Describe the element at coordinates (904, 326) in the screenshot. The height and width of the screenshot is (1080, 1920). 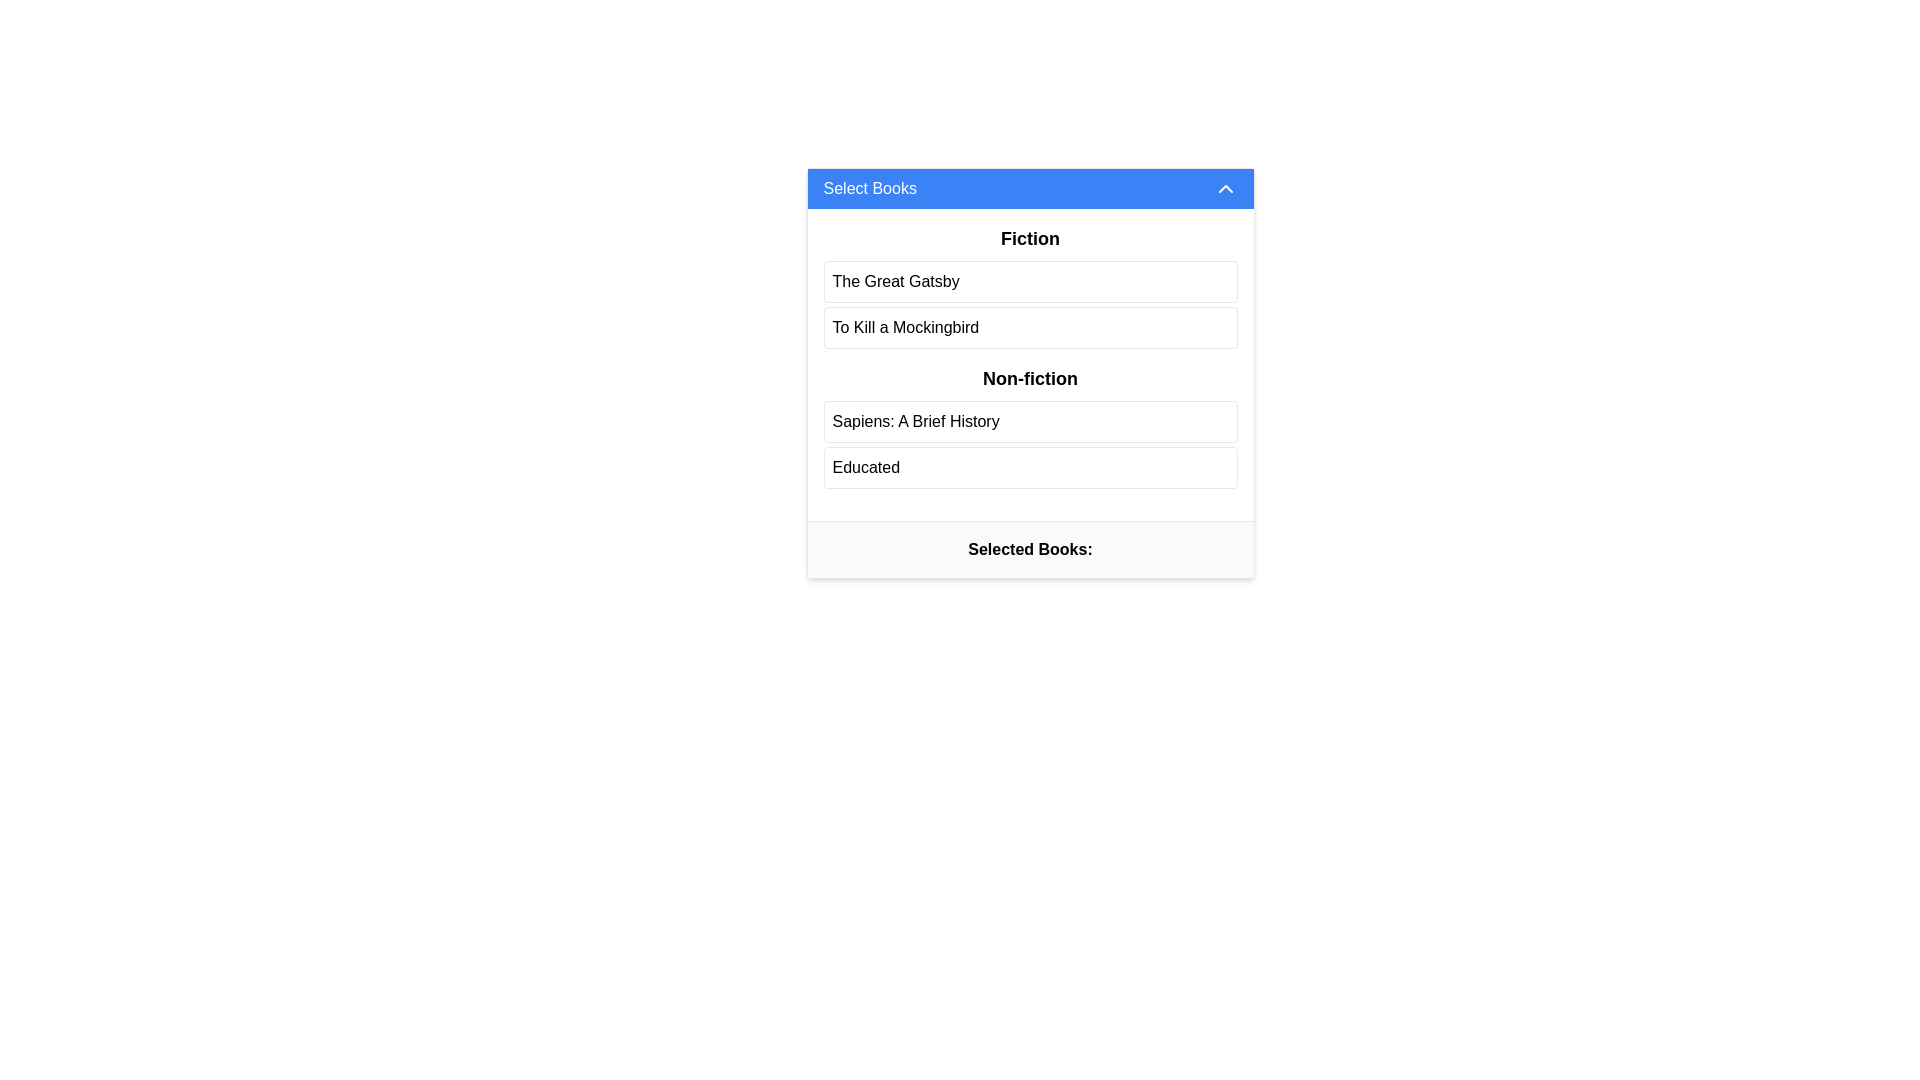
I see `text label representing the book title in the Fiction category, which is the second item in the list, positioned between 'The Great Gatsby' and 'Sapiens: A Brief History'` at that location.